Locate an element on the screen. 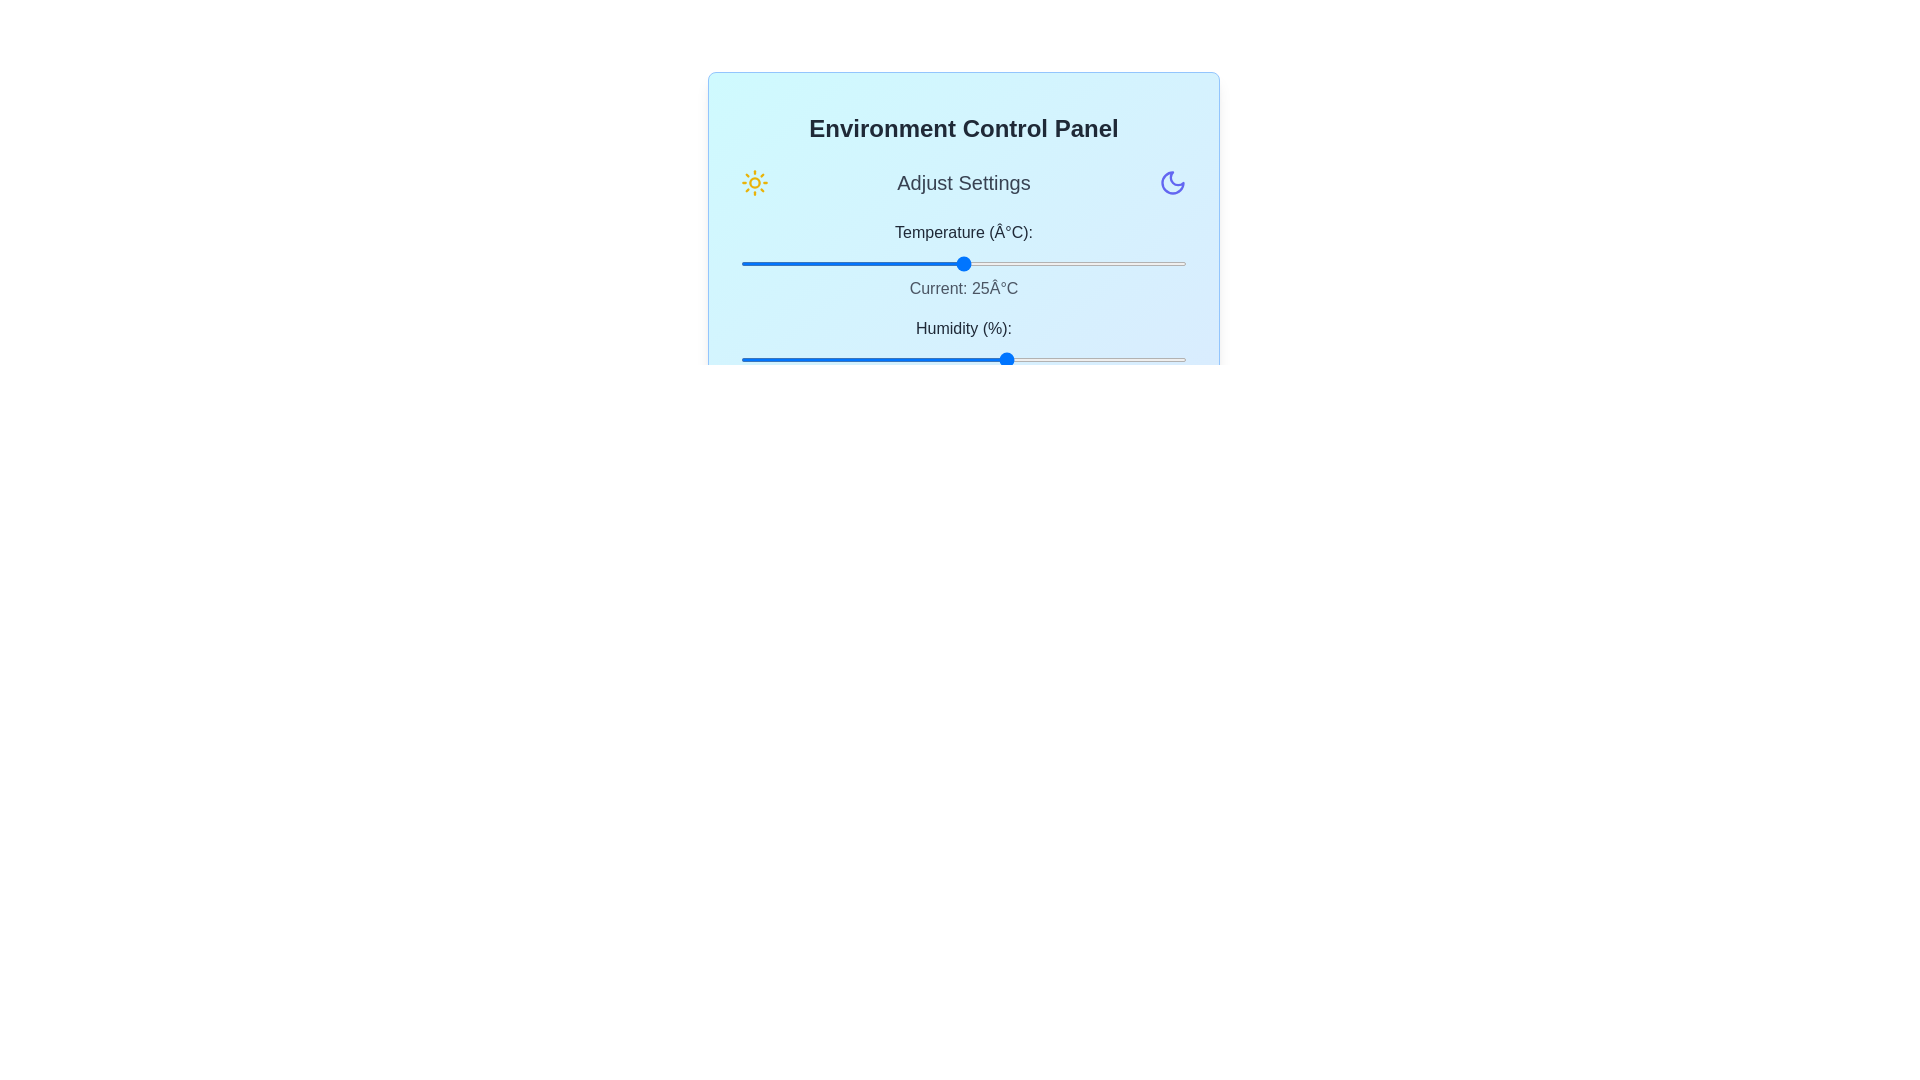  the temperature slider to set the temperature to 38°C is located at coordinates (1079, 262).